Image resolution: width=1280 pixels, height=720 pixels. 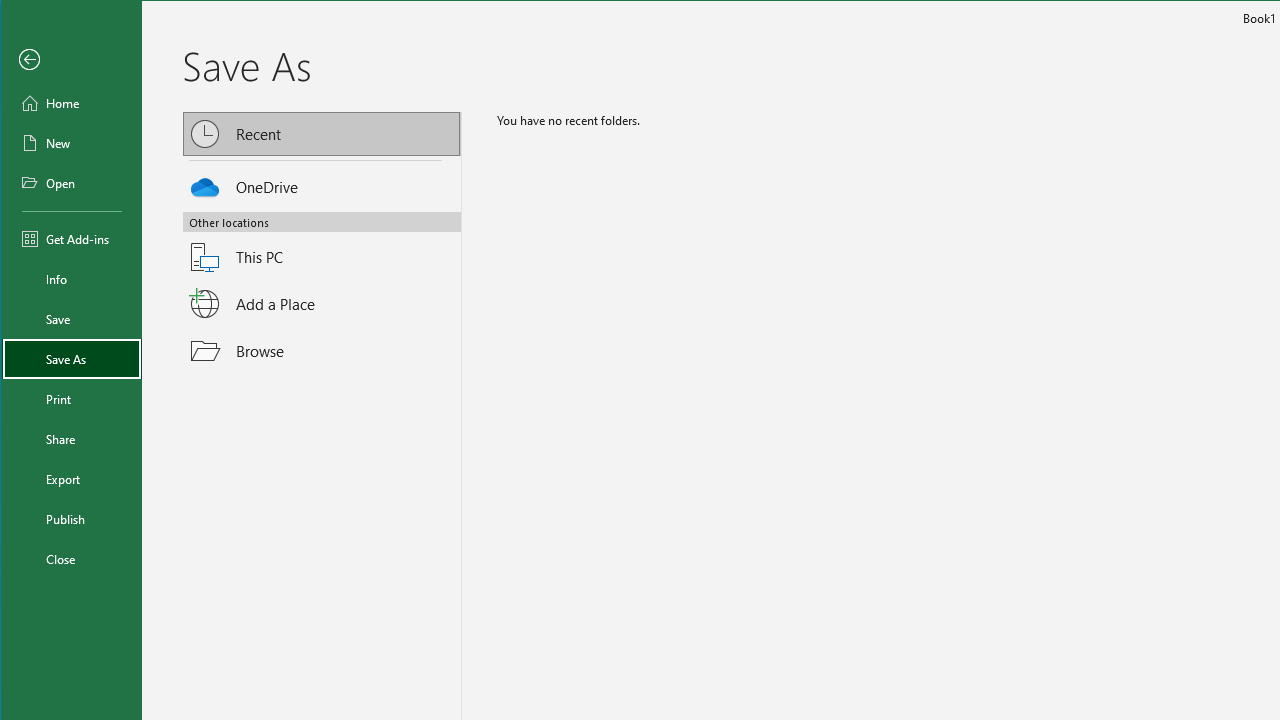 What do you see at coordinates (322, 183) in the screenshot?
I see `'OneDrive'` at bounding box center [322, 183].